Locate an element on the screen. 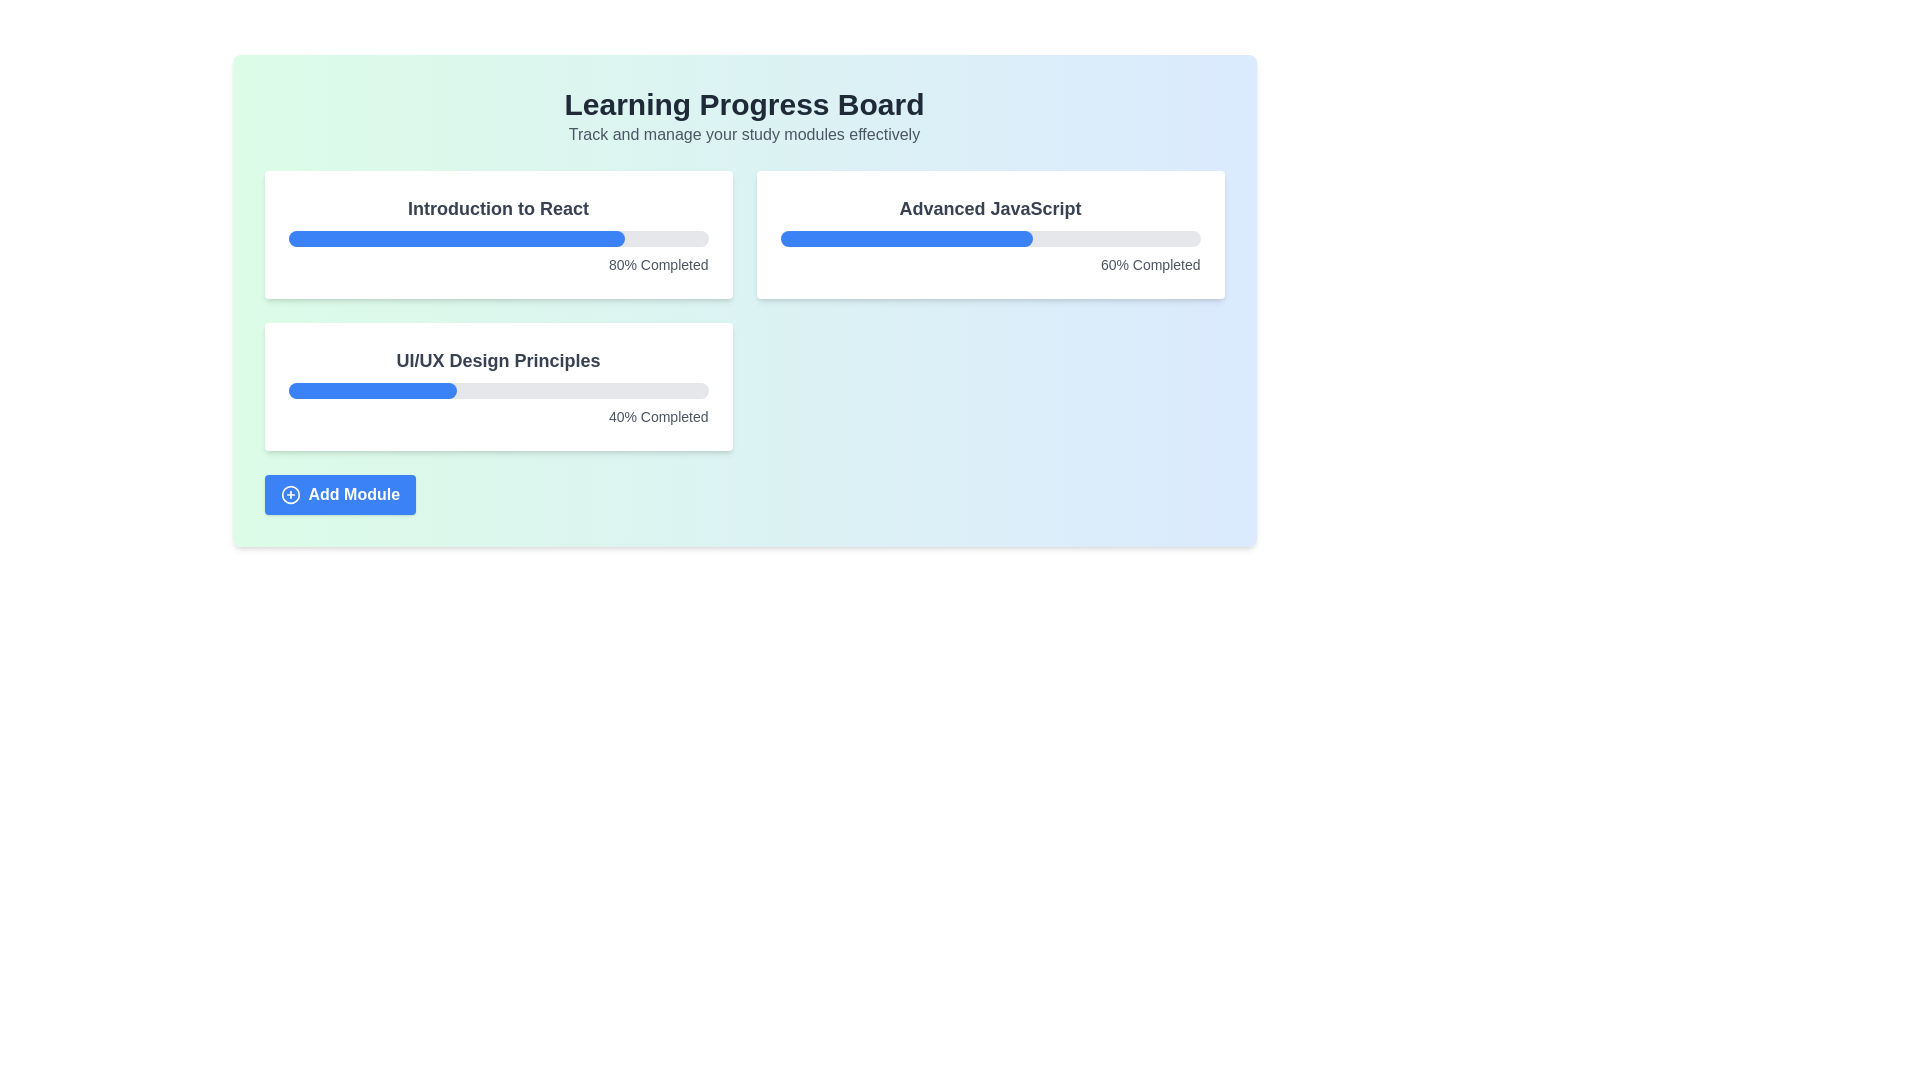 The width and height of the screenshot is (1920, 1080). the circular icon element that represents adding or creating a new item, located to the left of the text labeled 'Add Module' at the bottom left corner of the interface is located at coordinates (289, 494).